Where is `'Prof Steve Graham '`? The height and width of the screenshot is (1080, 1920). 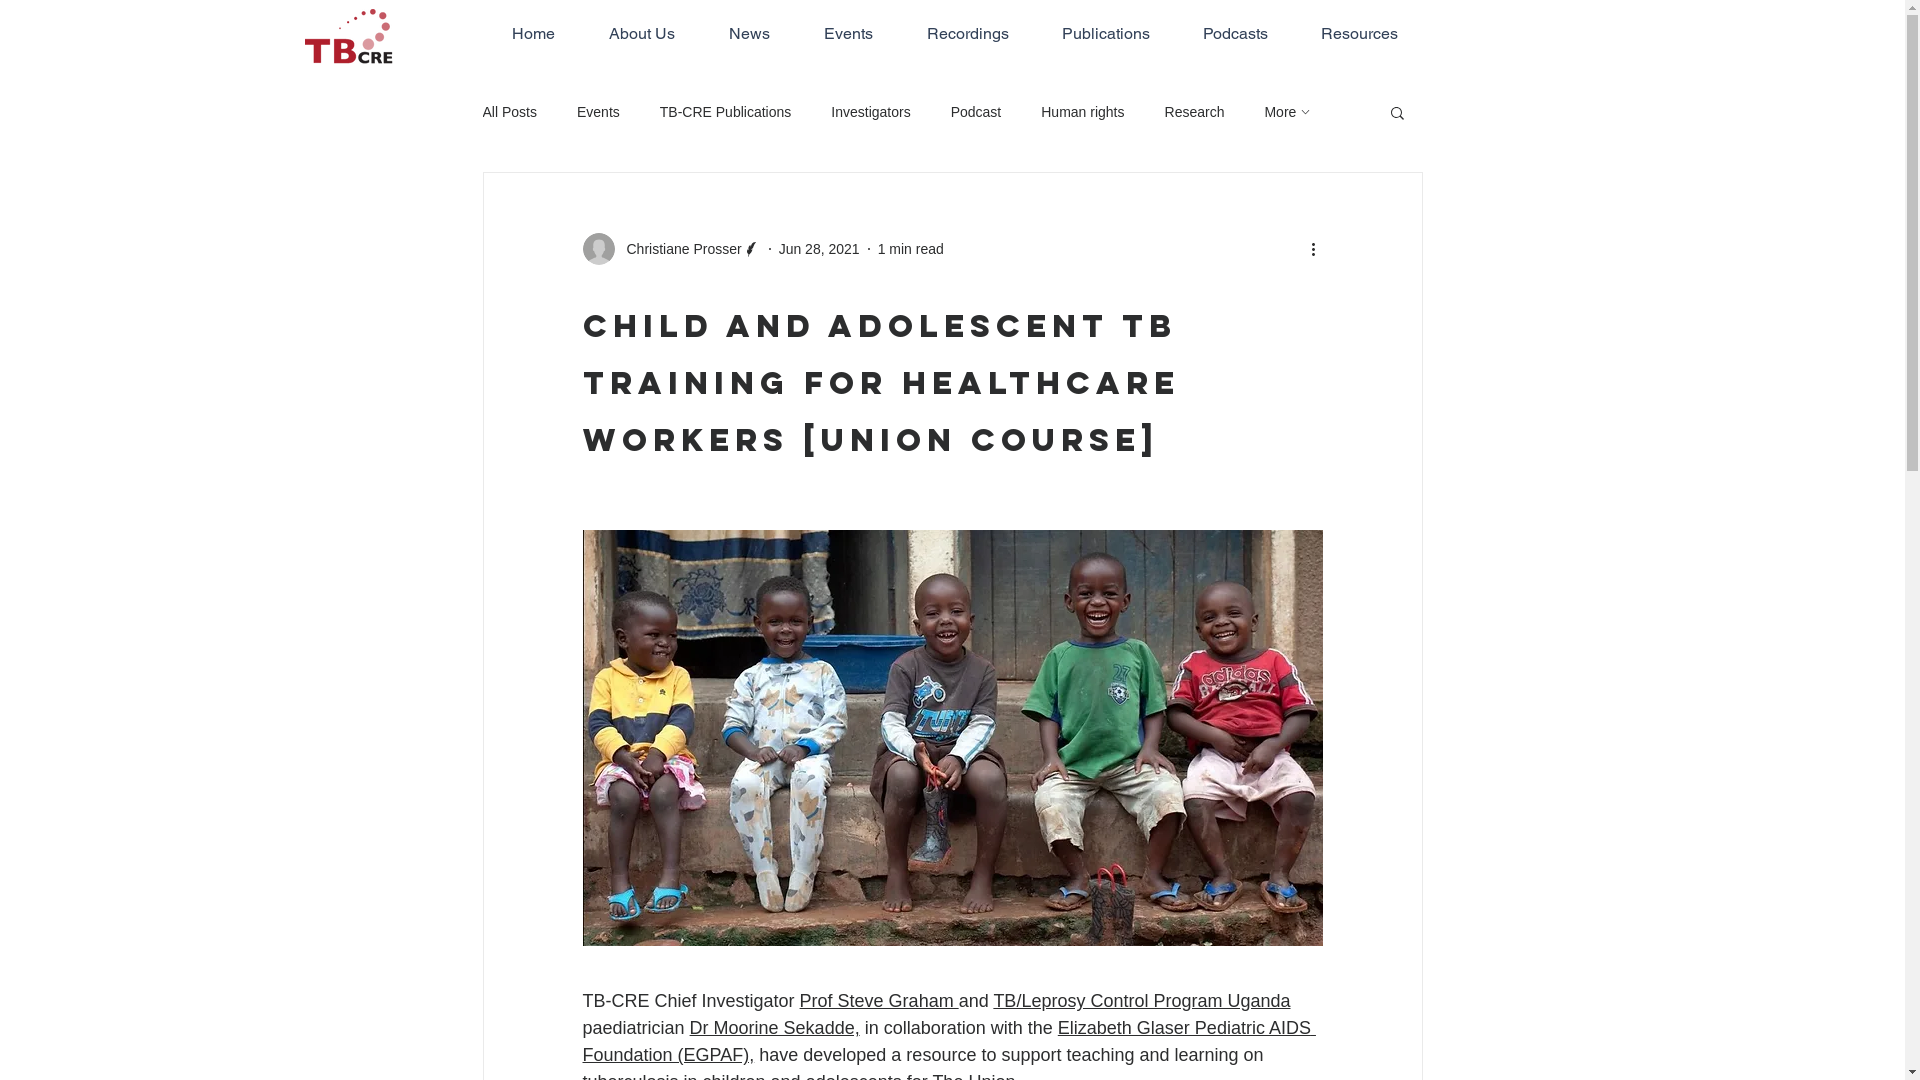 'Prof Steve Graham ' is located at coordinates (800, 1001).